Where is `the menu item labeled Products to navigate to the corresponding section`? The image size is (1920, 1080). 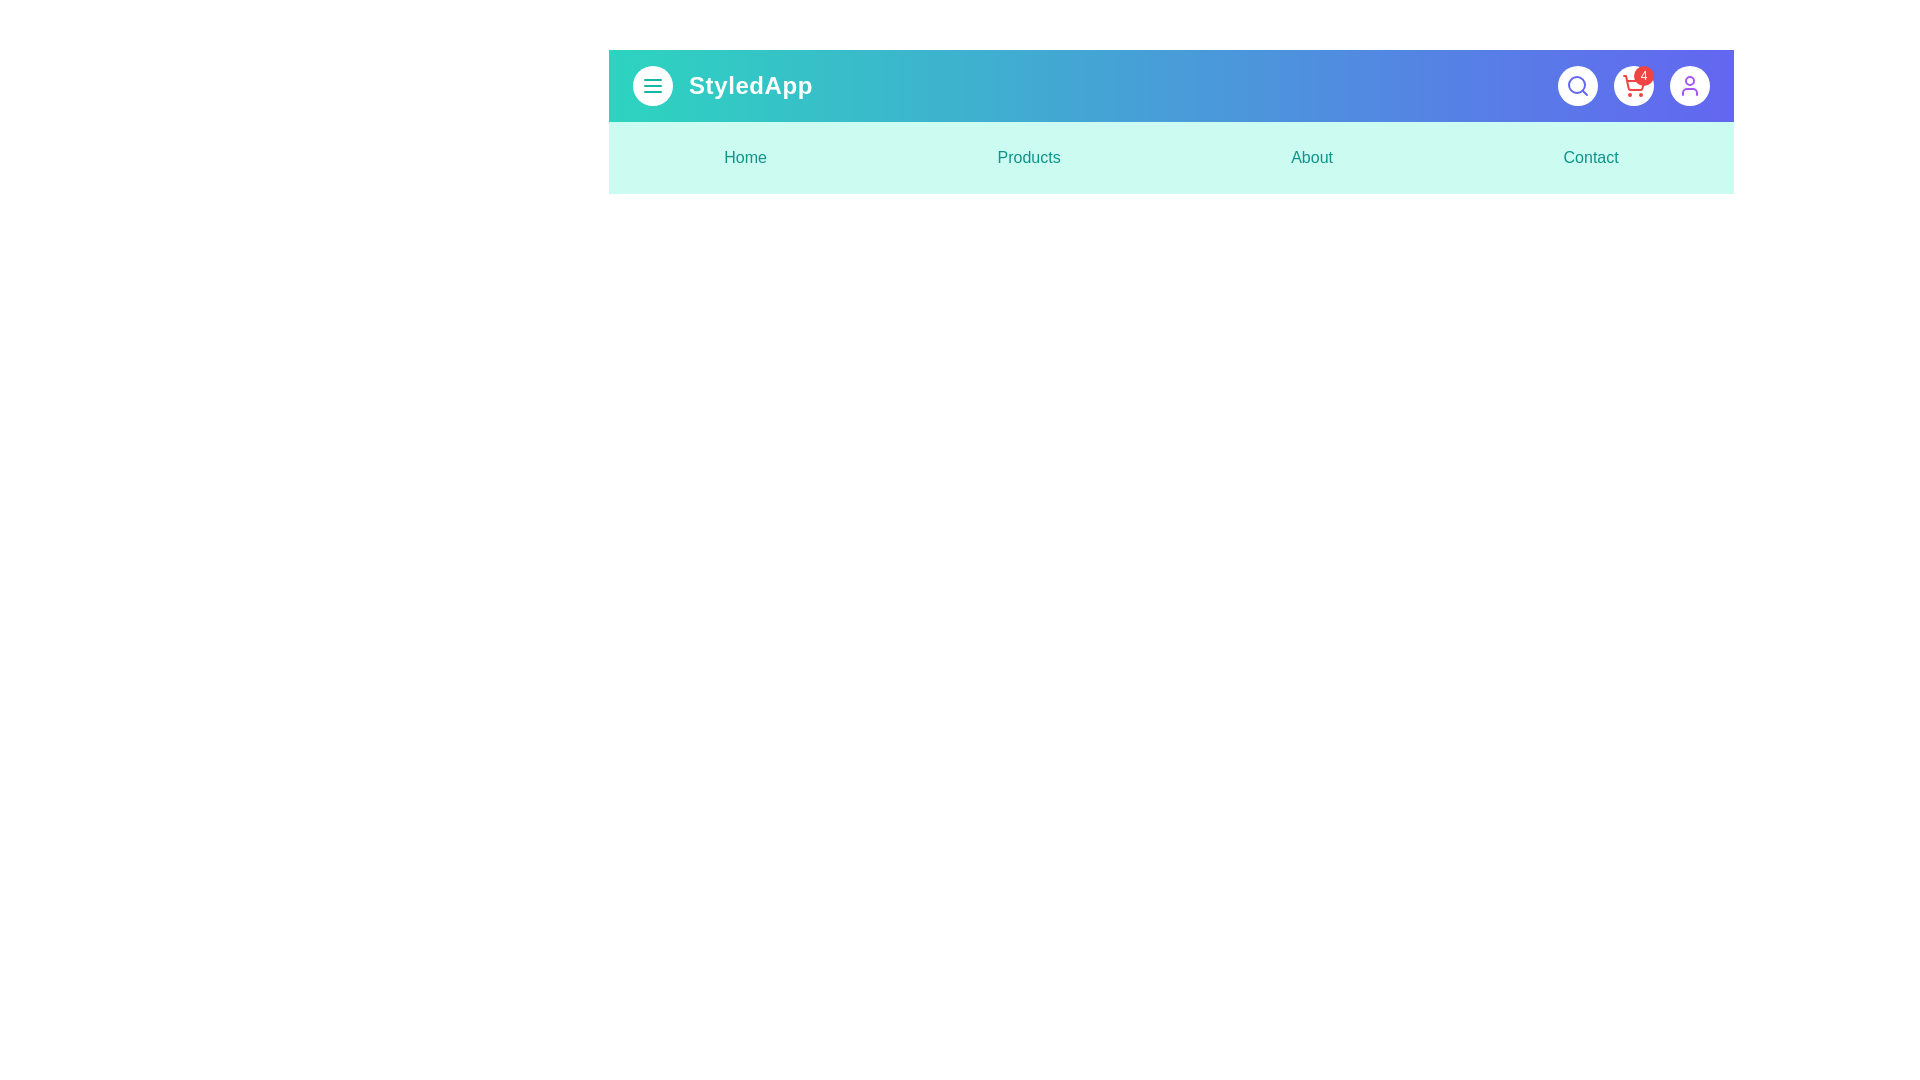
the menu item labeled Products to navigate to the corresponding section is located at coordinates (1028, 157).